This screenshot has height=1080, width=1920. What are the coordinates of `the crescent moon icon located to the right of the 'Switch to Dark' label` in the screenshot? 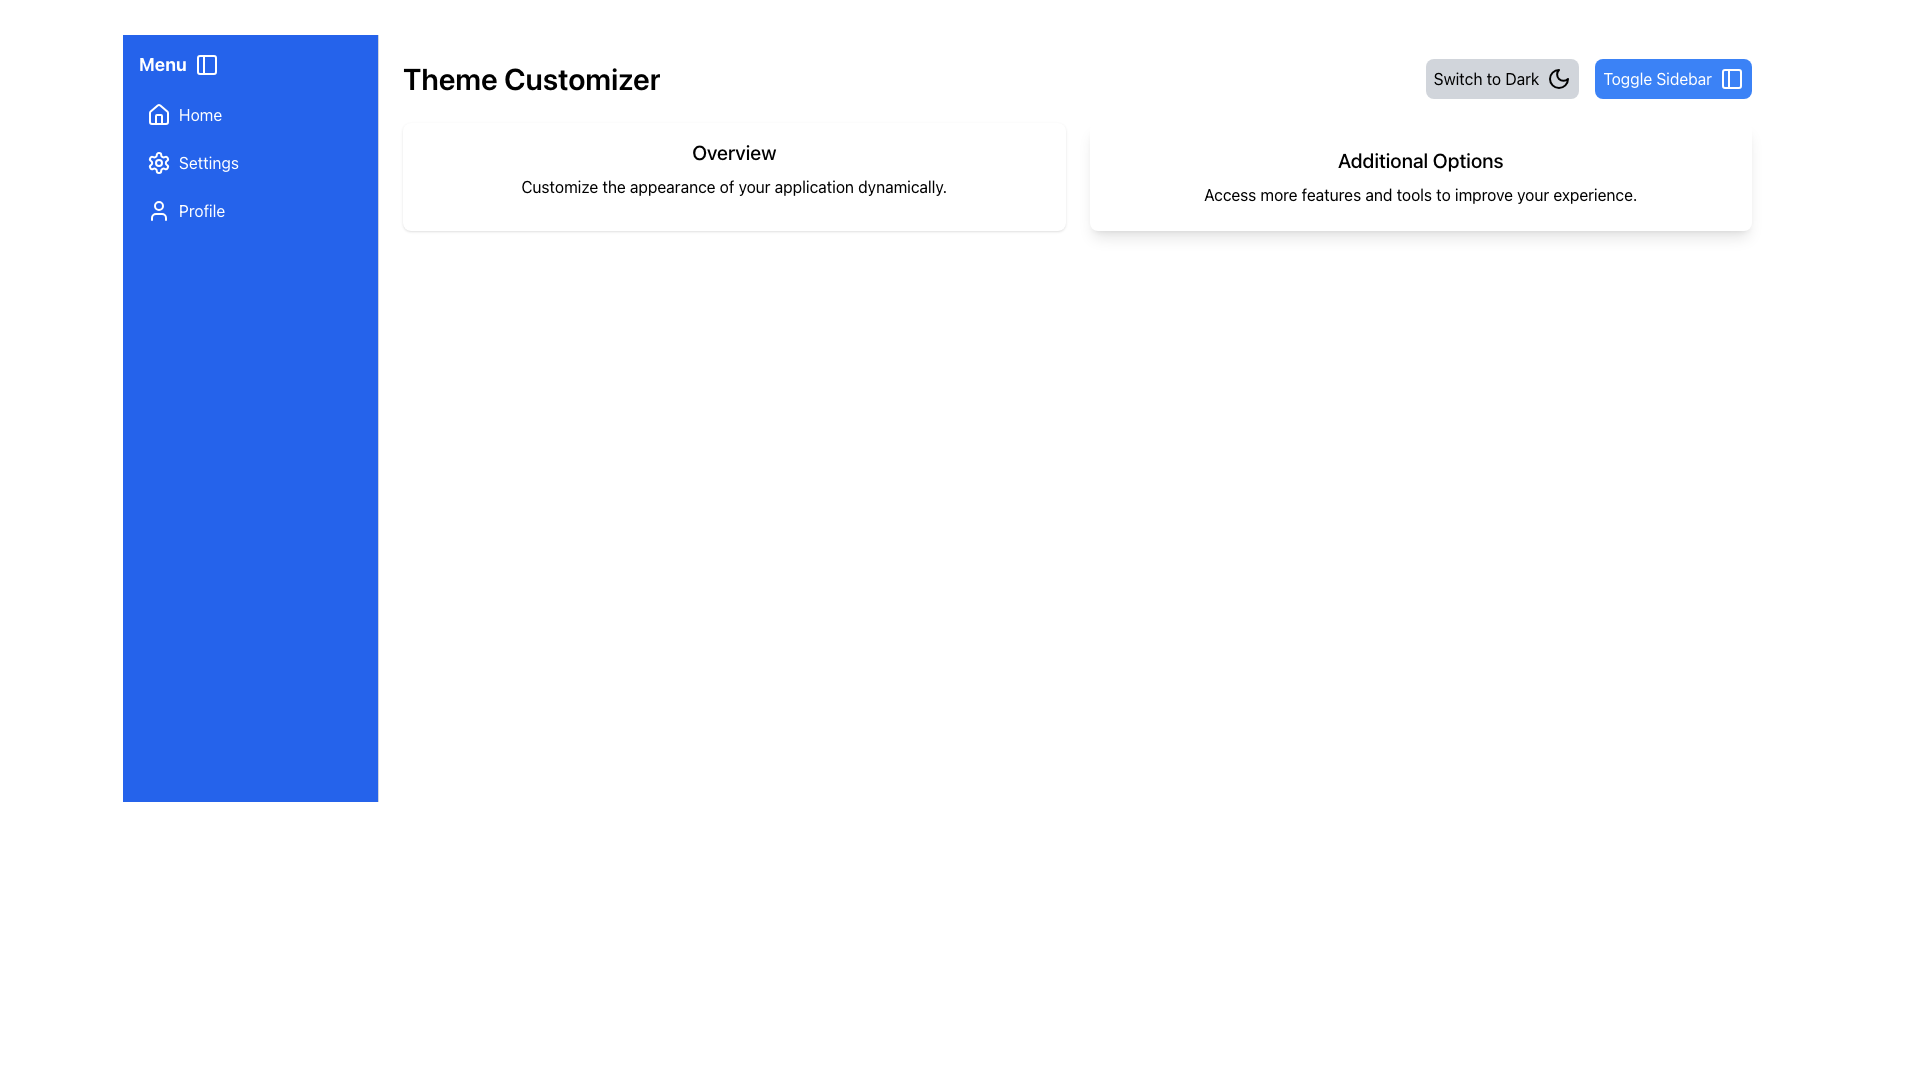 It's located at (1558, 77).